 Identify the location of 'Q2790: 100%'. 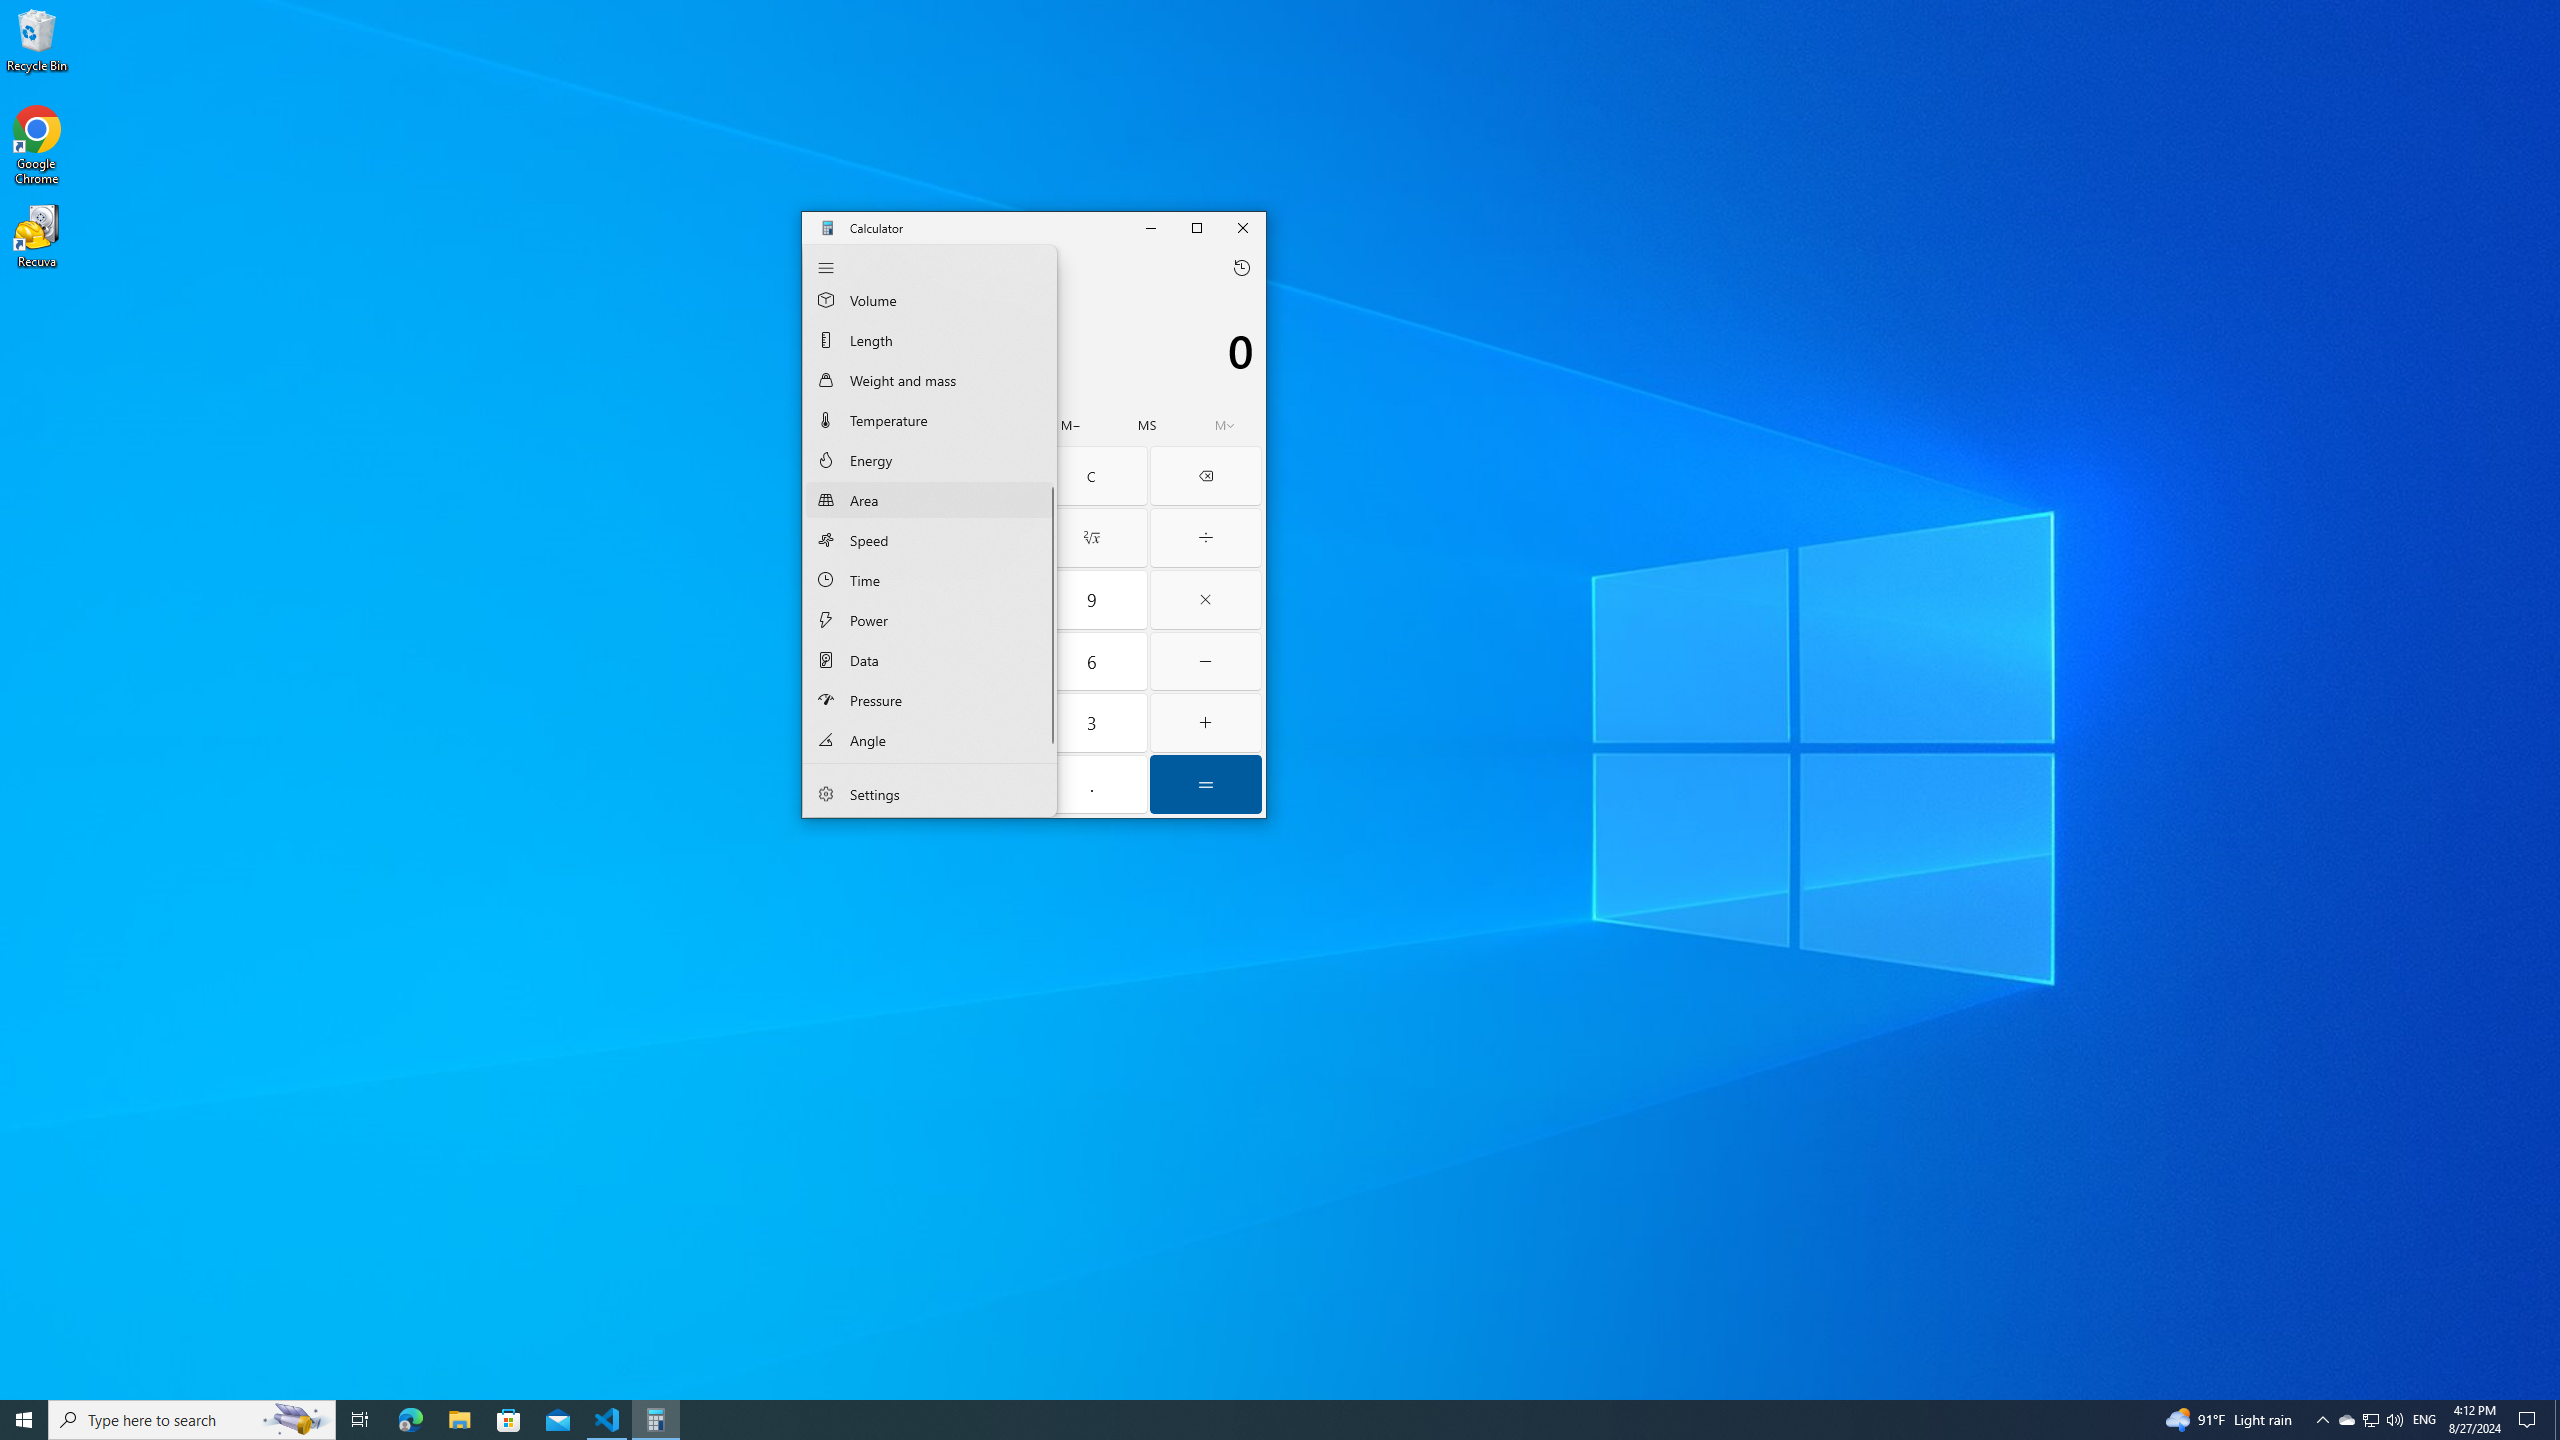
(2393, 1418).